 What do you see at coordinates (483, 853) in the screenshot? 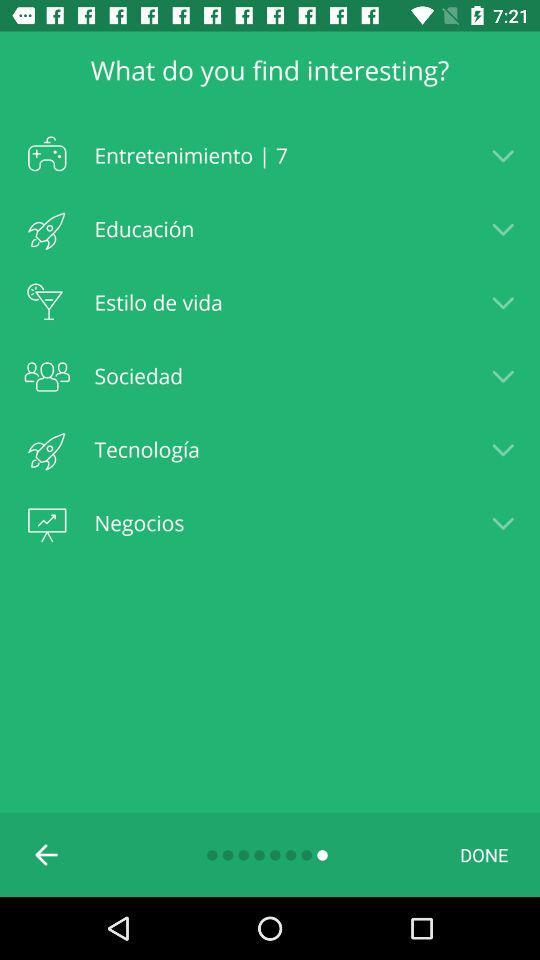
I see `icon at the bottom right corner` at bounding box center [483, 853].